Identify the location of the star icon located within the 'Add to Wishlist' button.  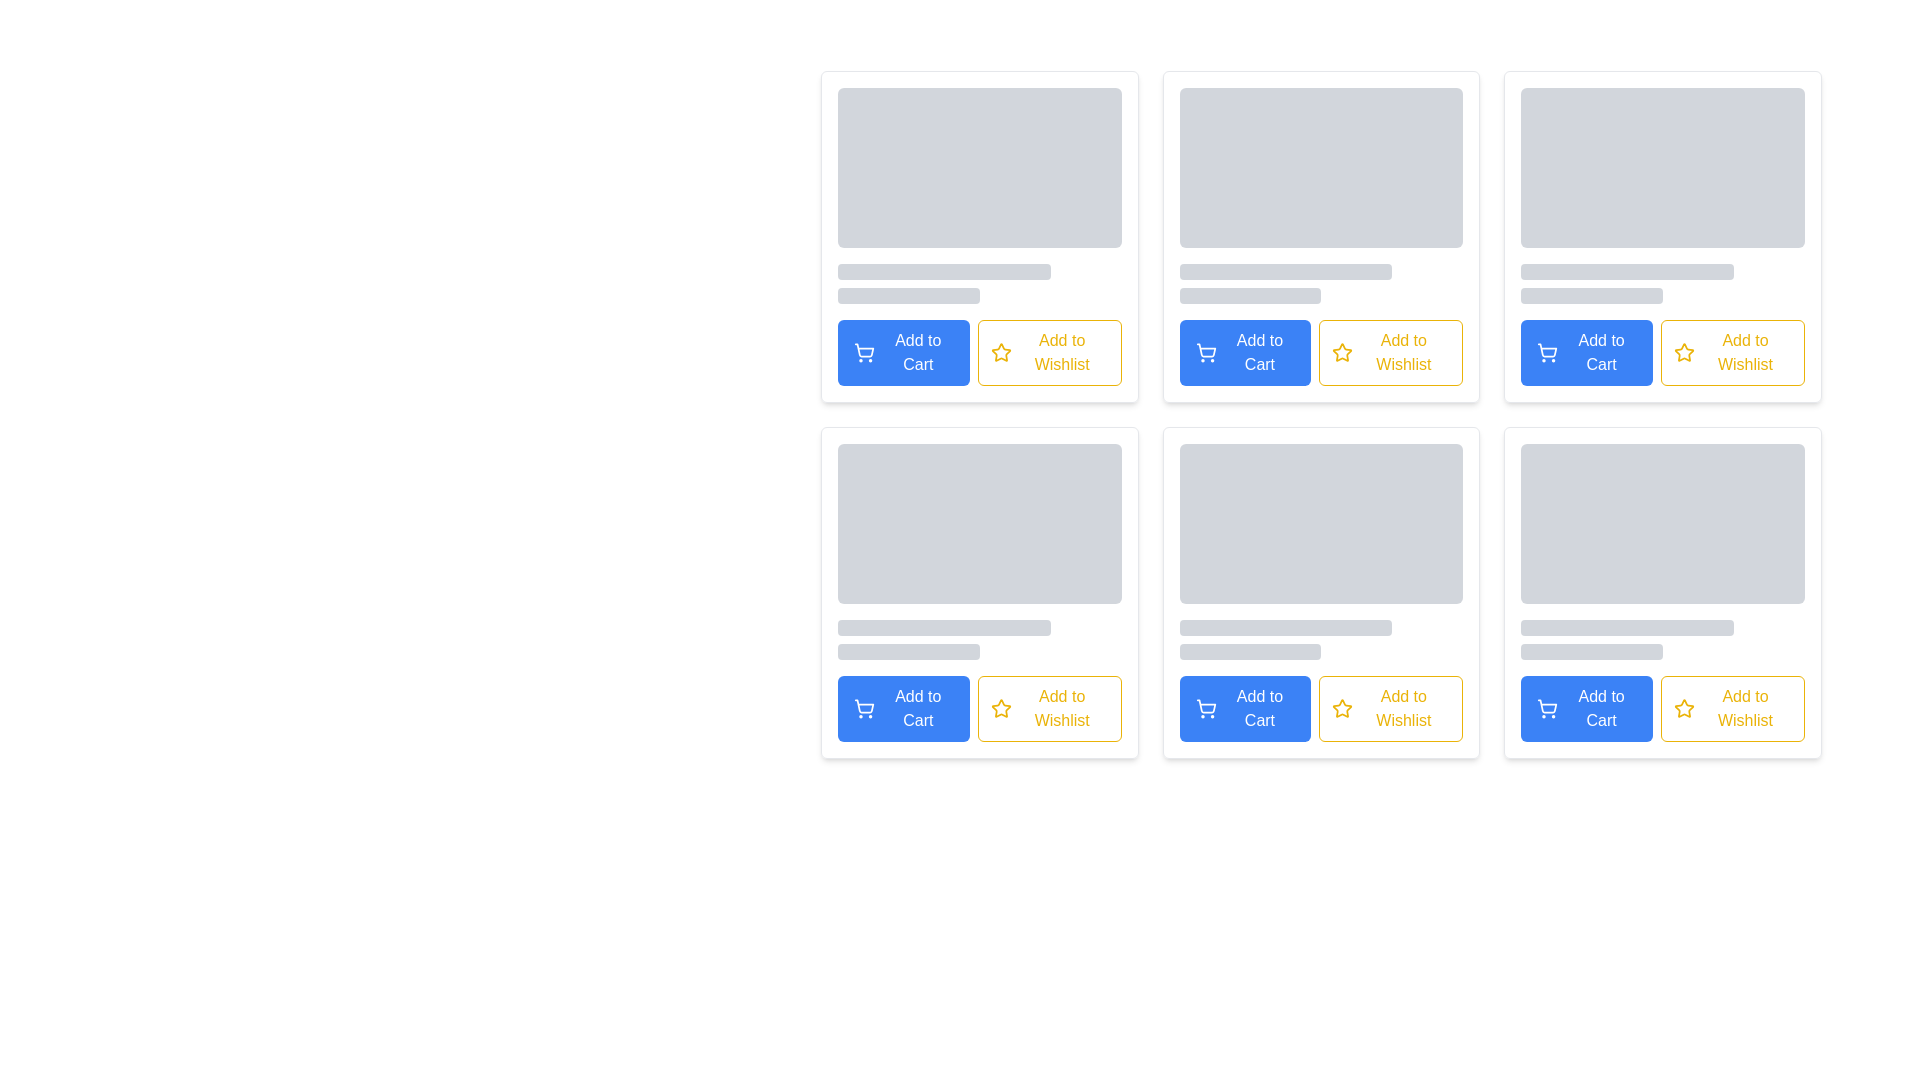
(1683, 351).